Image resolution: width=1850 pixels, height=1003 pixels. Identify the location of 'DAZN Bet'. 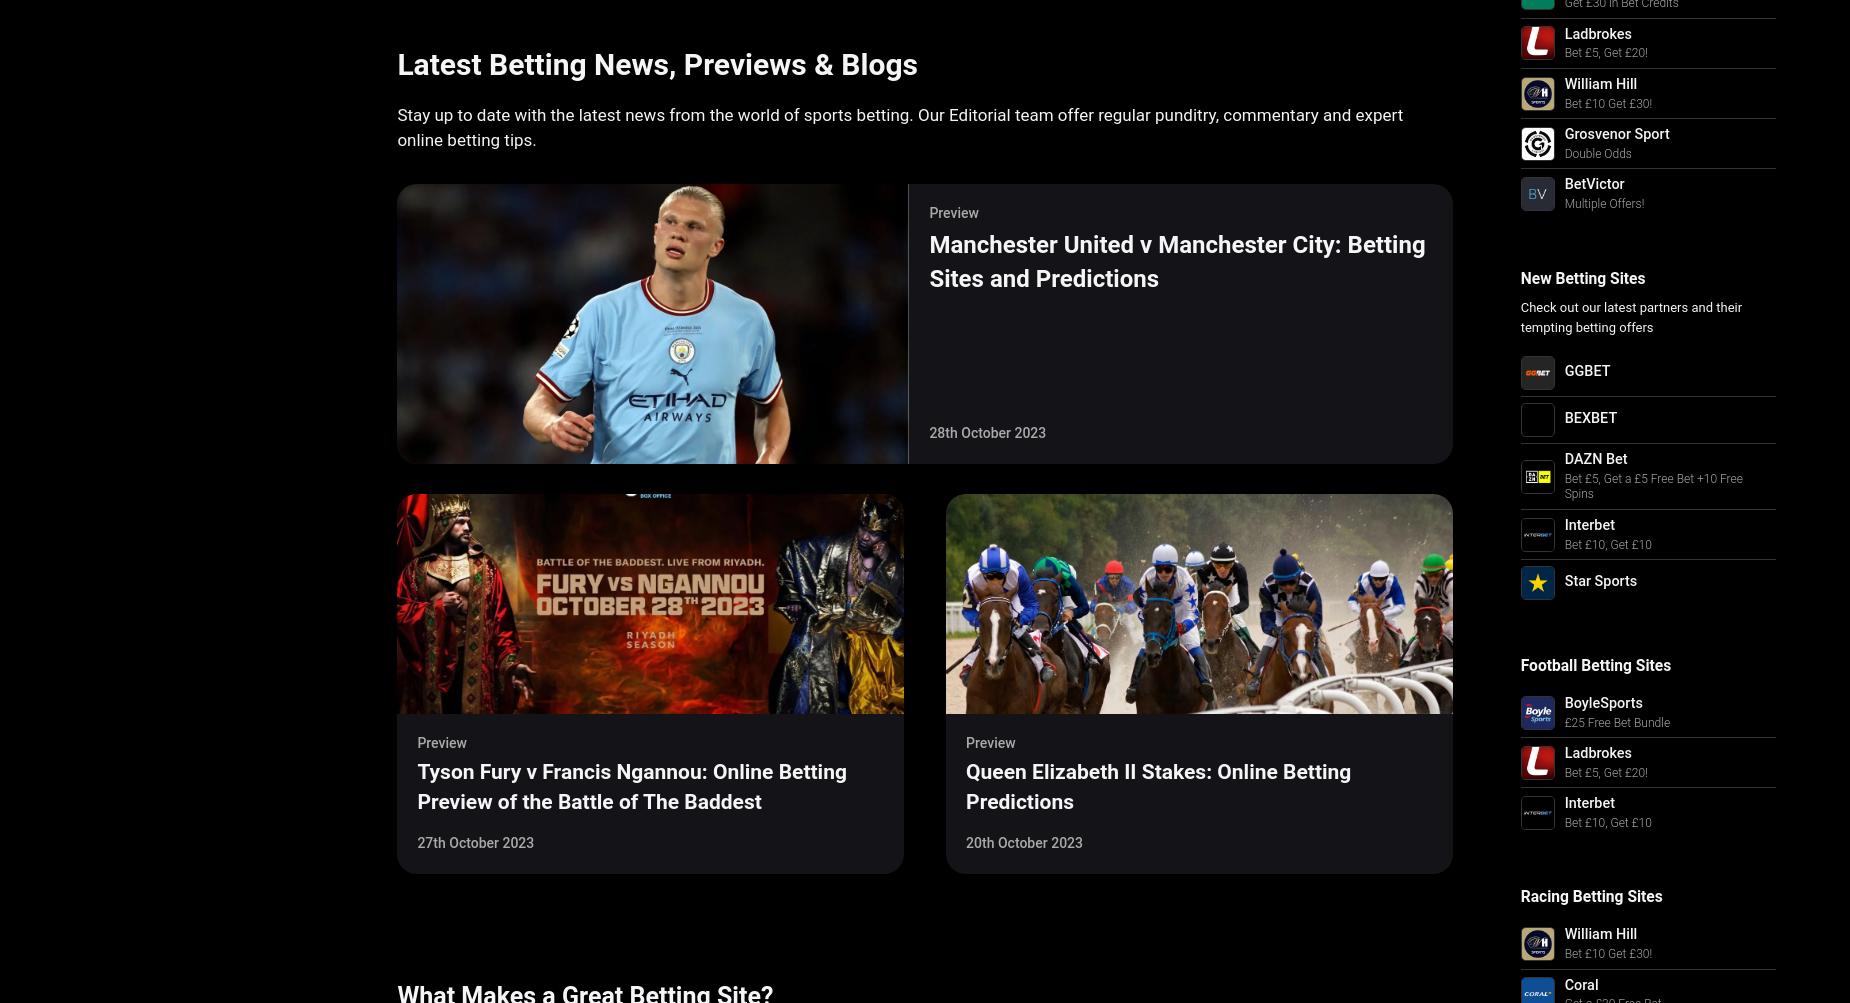
(1595, 459).